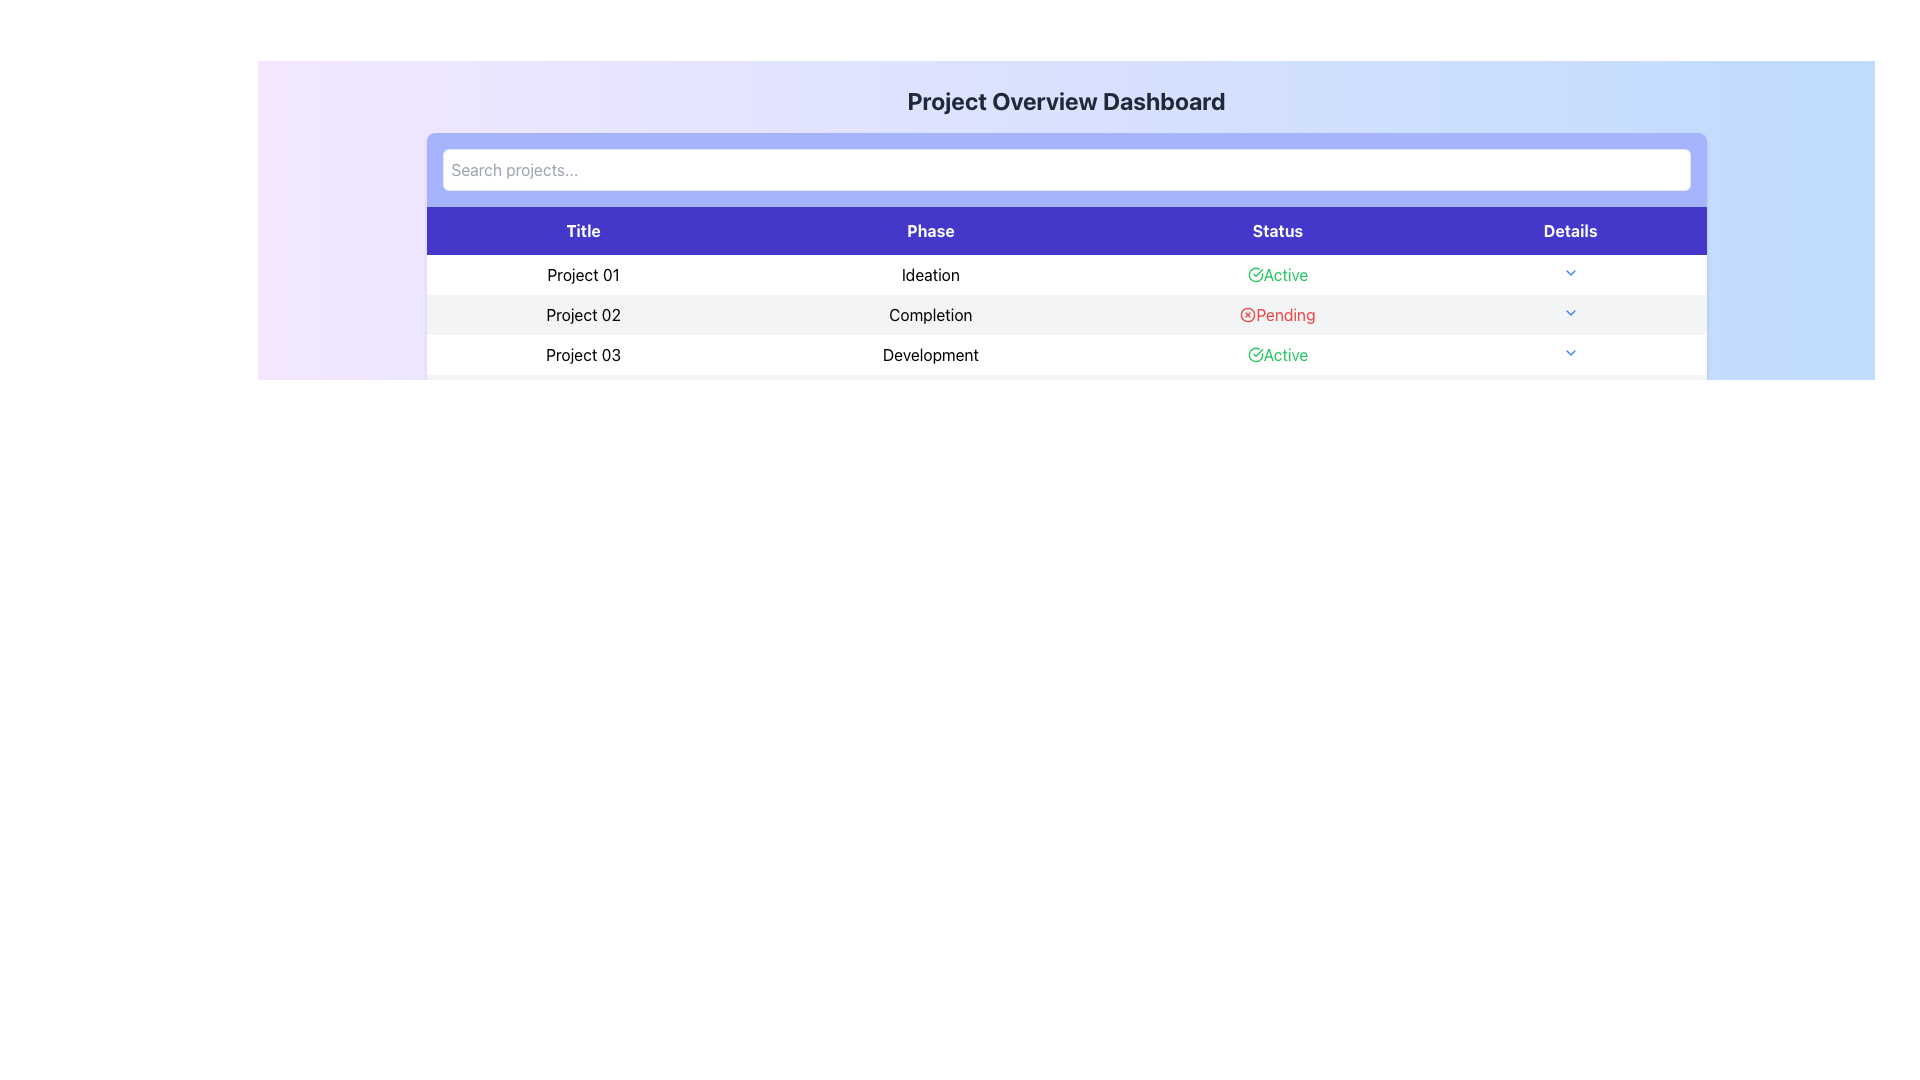  I want to click on the red text label reading 'Pending' in the 'Status' column of the table for 'Project 02' under the 'Completion' phase, so click(1276, 315).